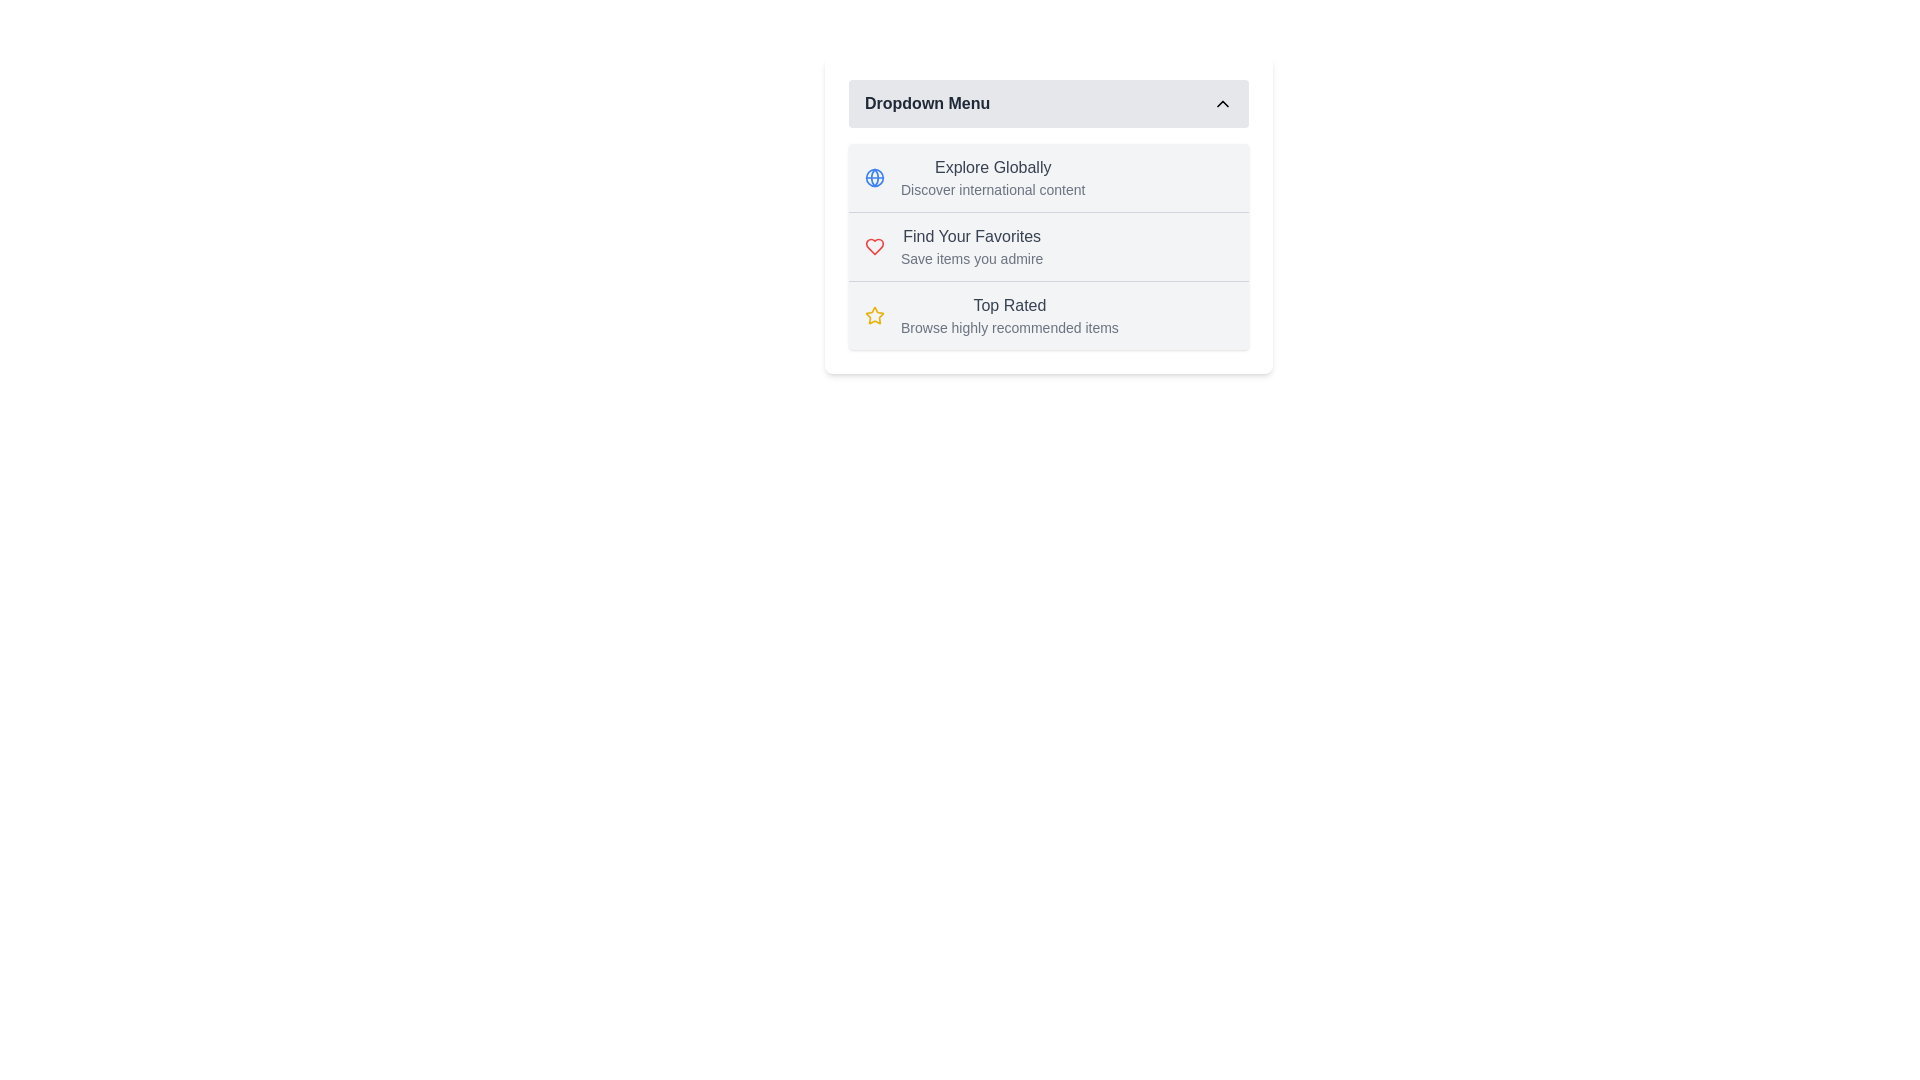 This screenshot has width=1920, height=1080. Describe the element at coordinates (993, 189) in the screenshot. I see `the static text element that contains the text 'Discover international content' located below 'Explore Globally' in the dropdown menu panel` at that location.